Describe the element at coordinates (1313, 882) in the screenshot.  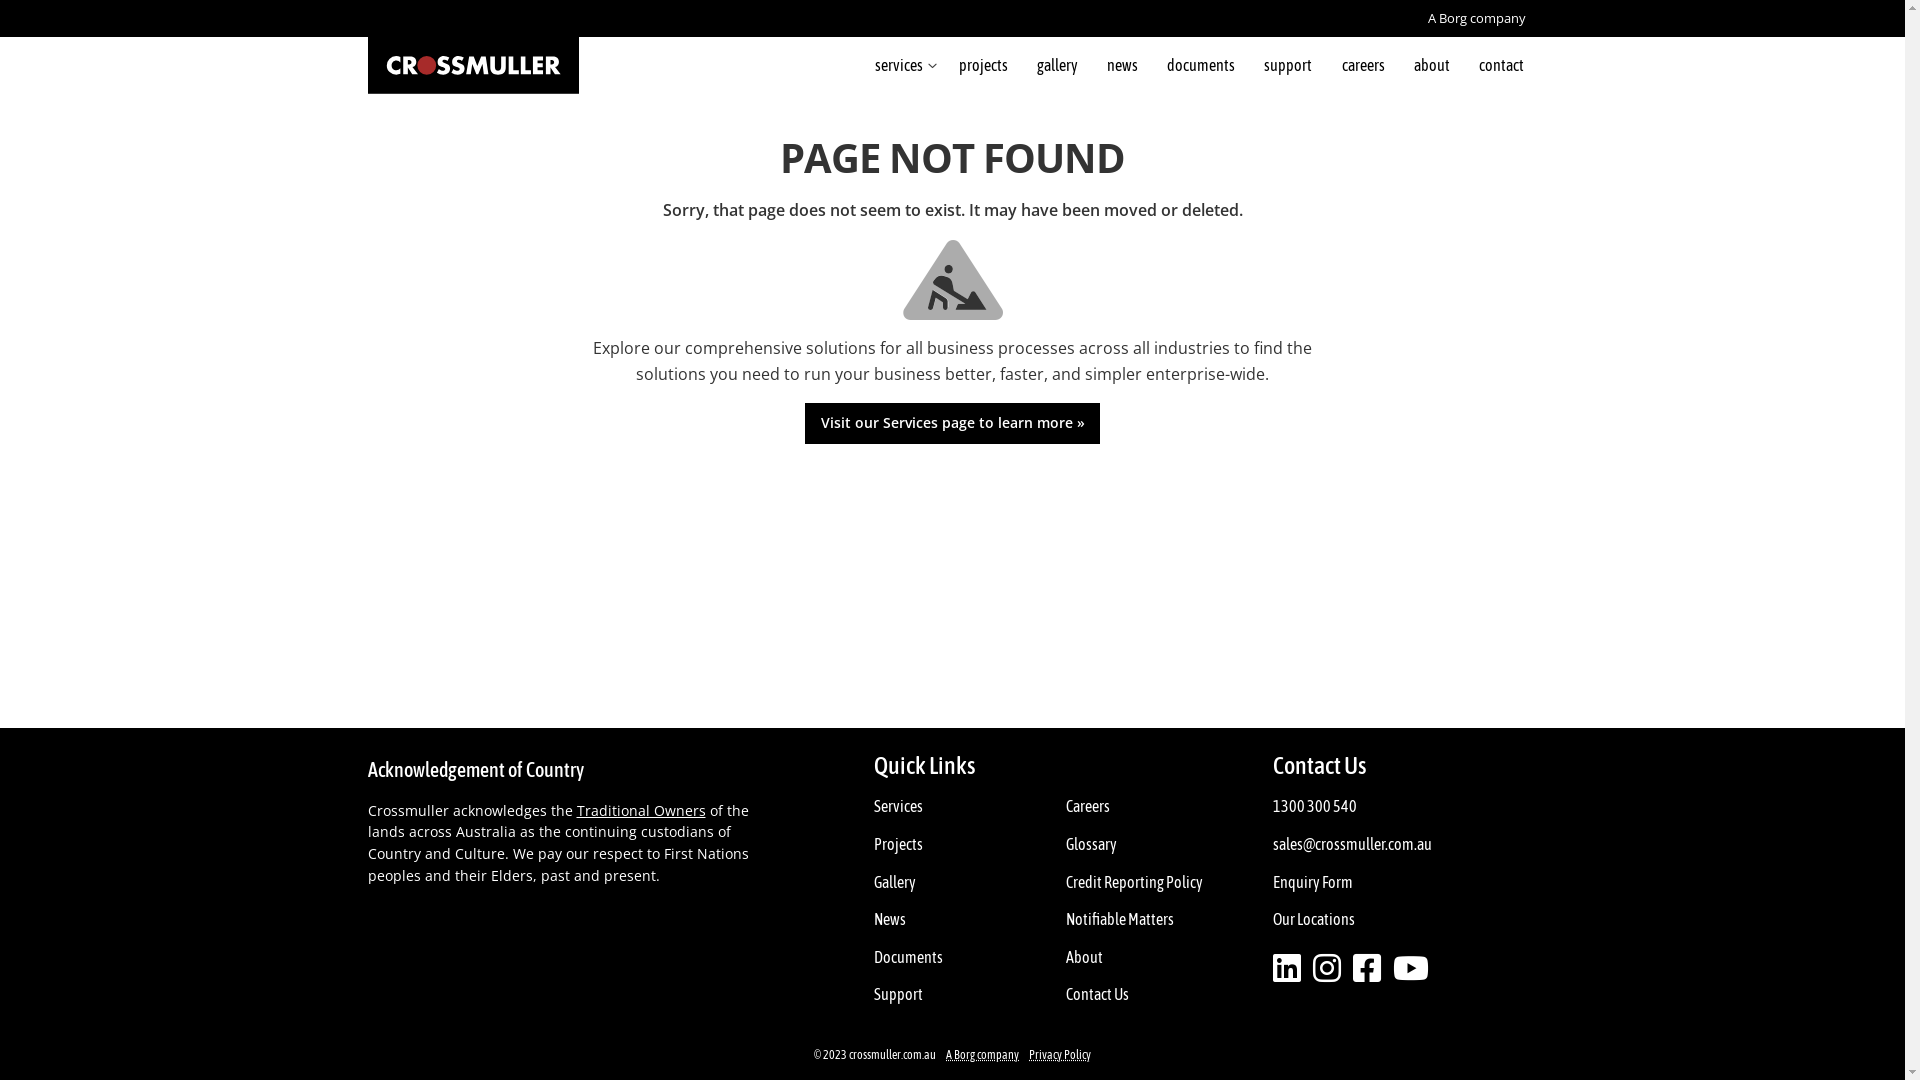
I see `'Enquiry Form'` at that location.